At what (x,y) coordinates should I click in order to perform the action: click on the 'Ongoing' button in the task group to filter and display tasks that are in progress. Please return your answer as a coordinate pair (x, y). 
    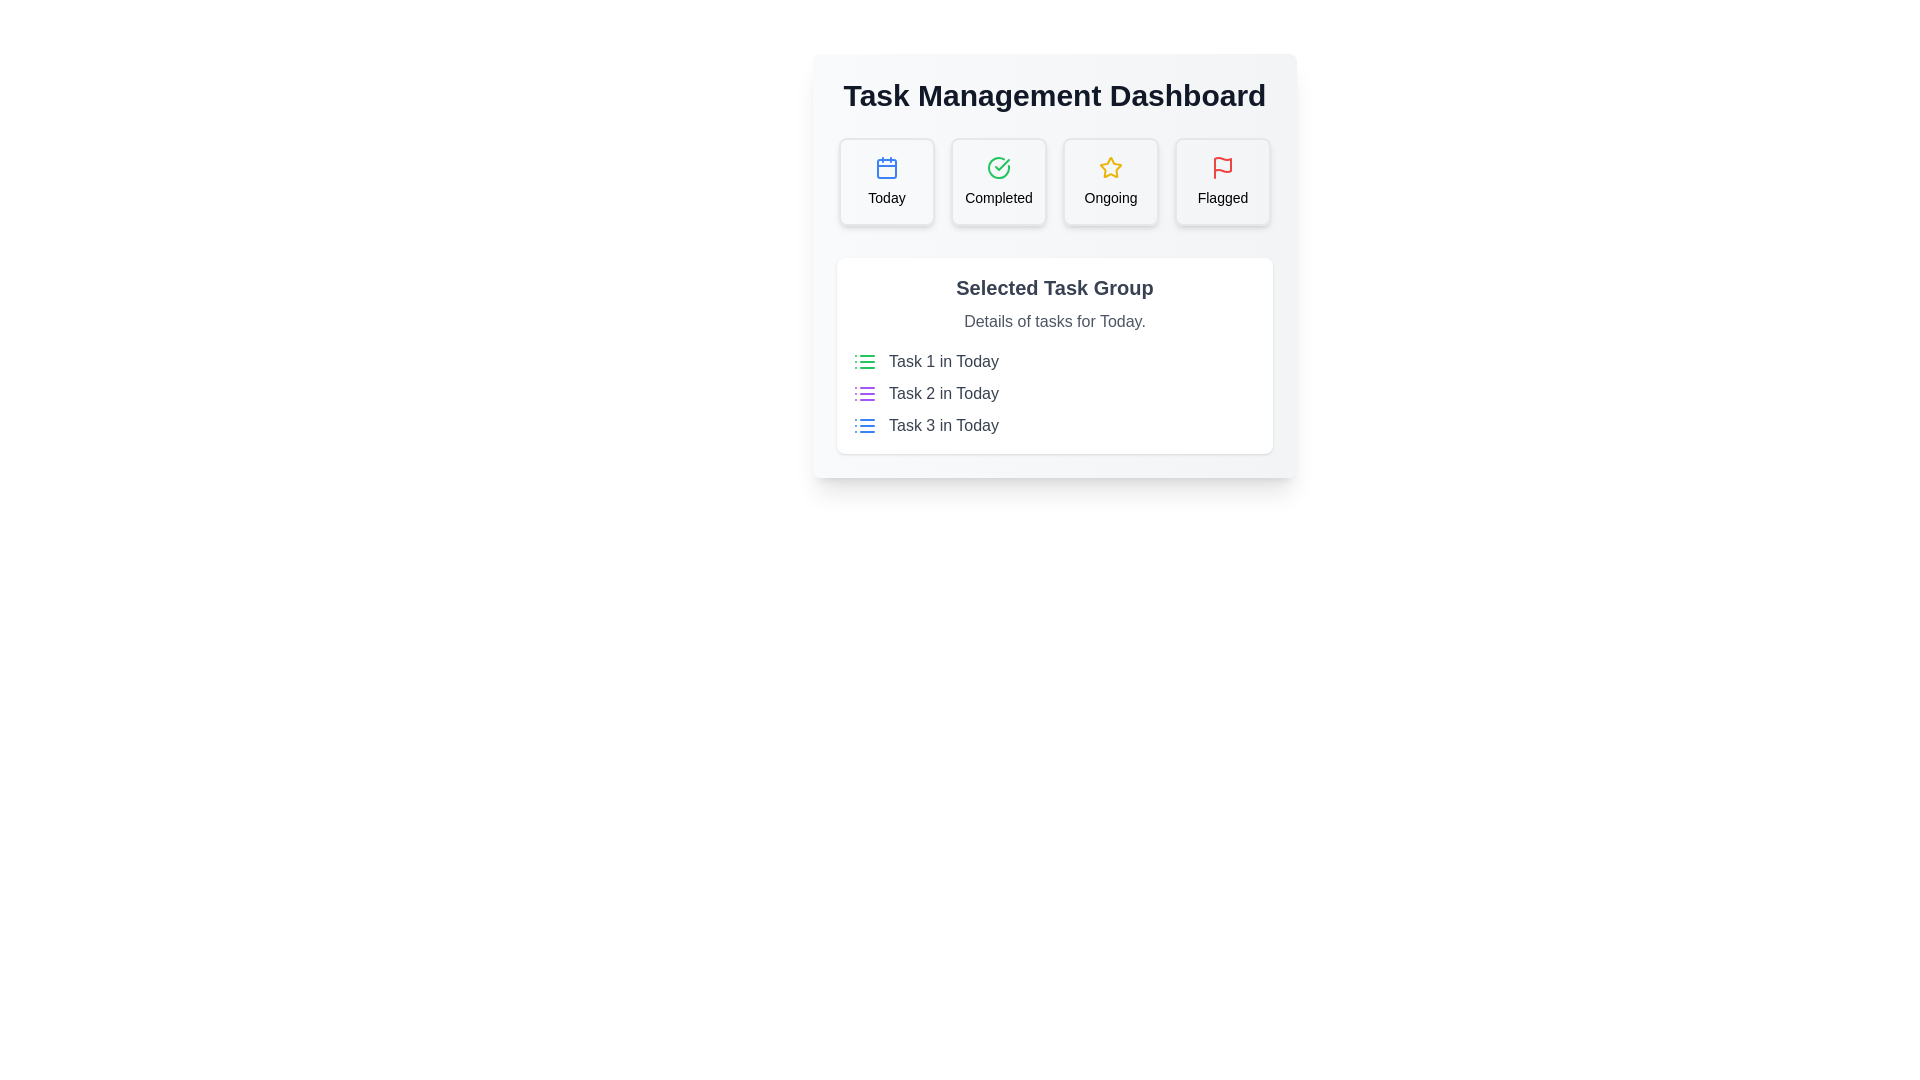
    Looking at the image, I should click on (1109, 181).